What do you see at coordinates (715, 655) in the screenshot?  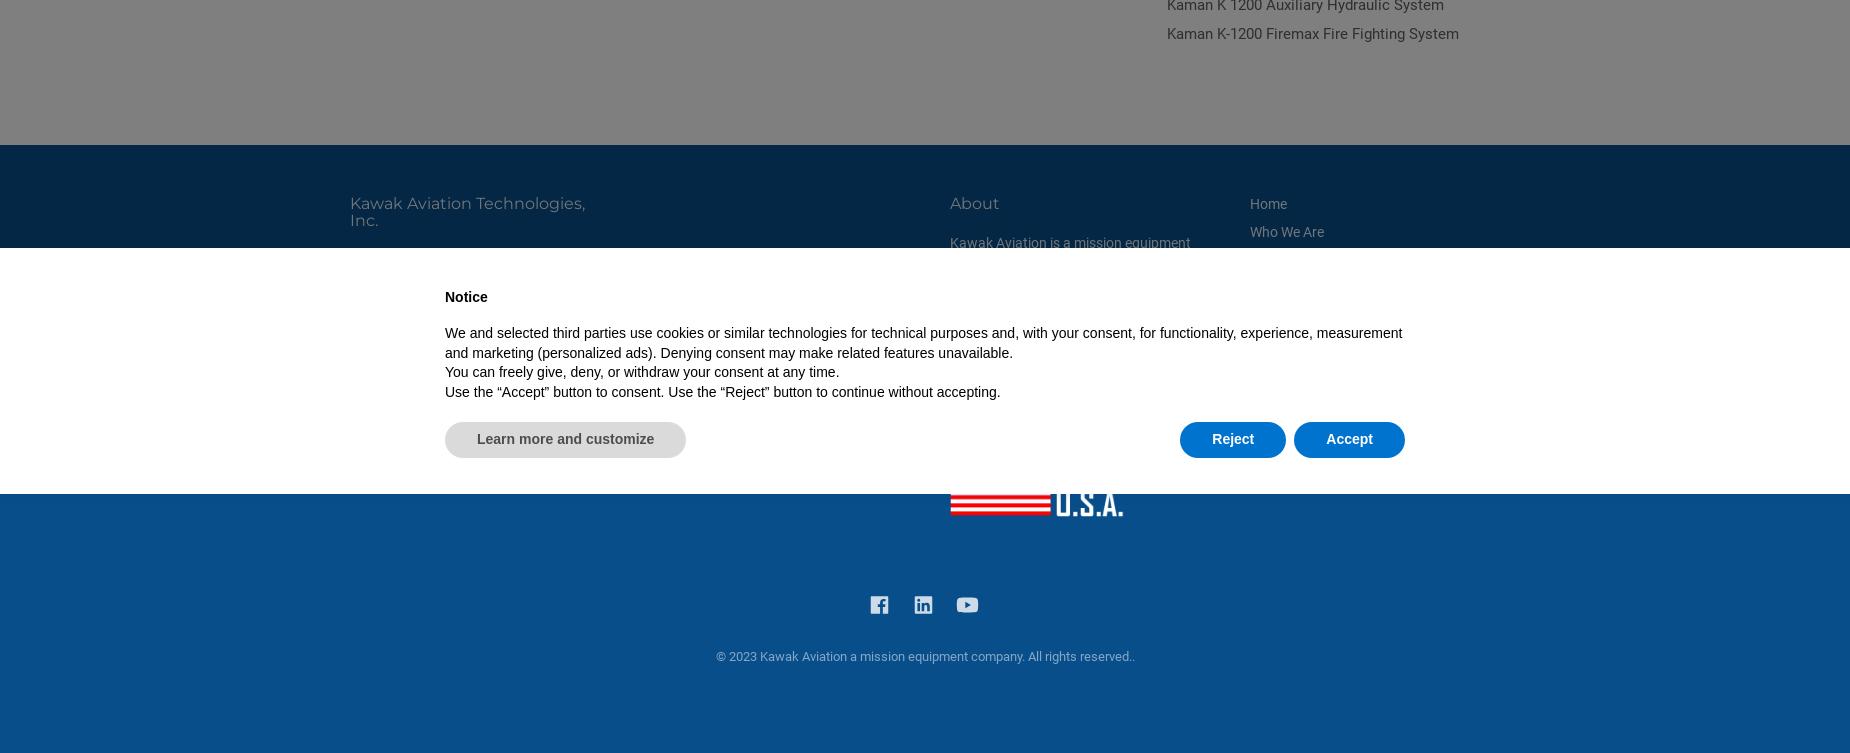 I see `'© 2023 Kawak Aviation a mission equipment company. All rights reserved..'` at bounding box center [715, 655].